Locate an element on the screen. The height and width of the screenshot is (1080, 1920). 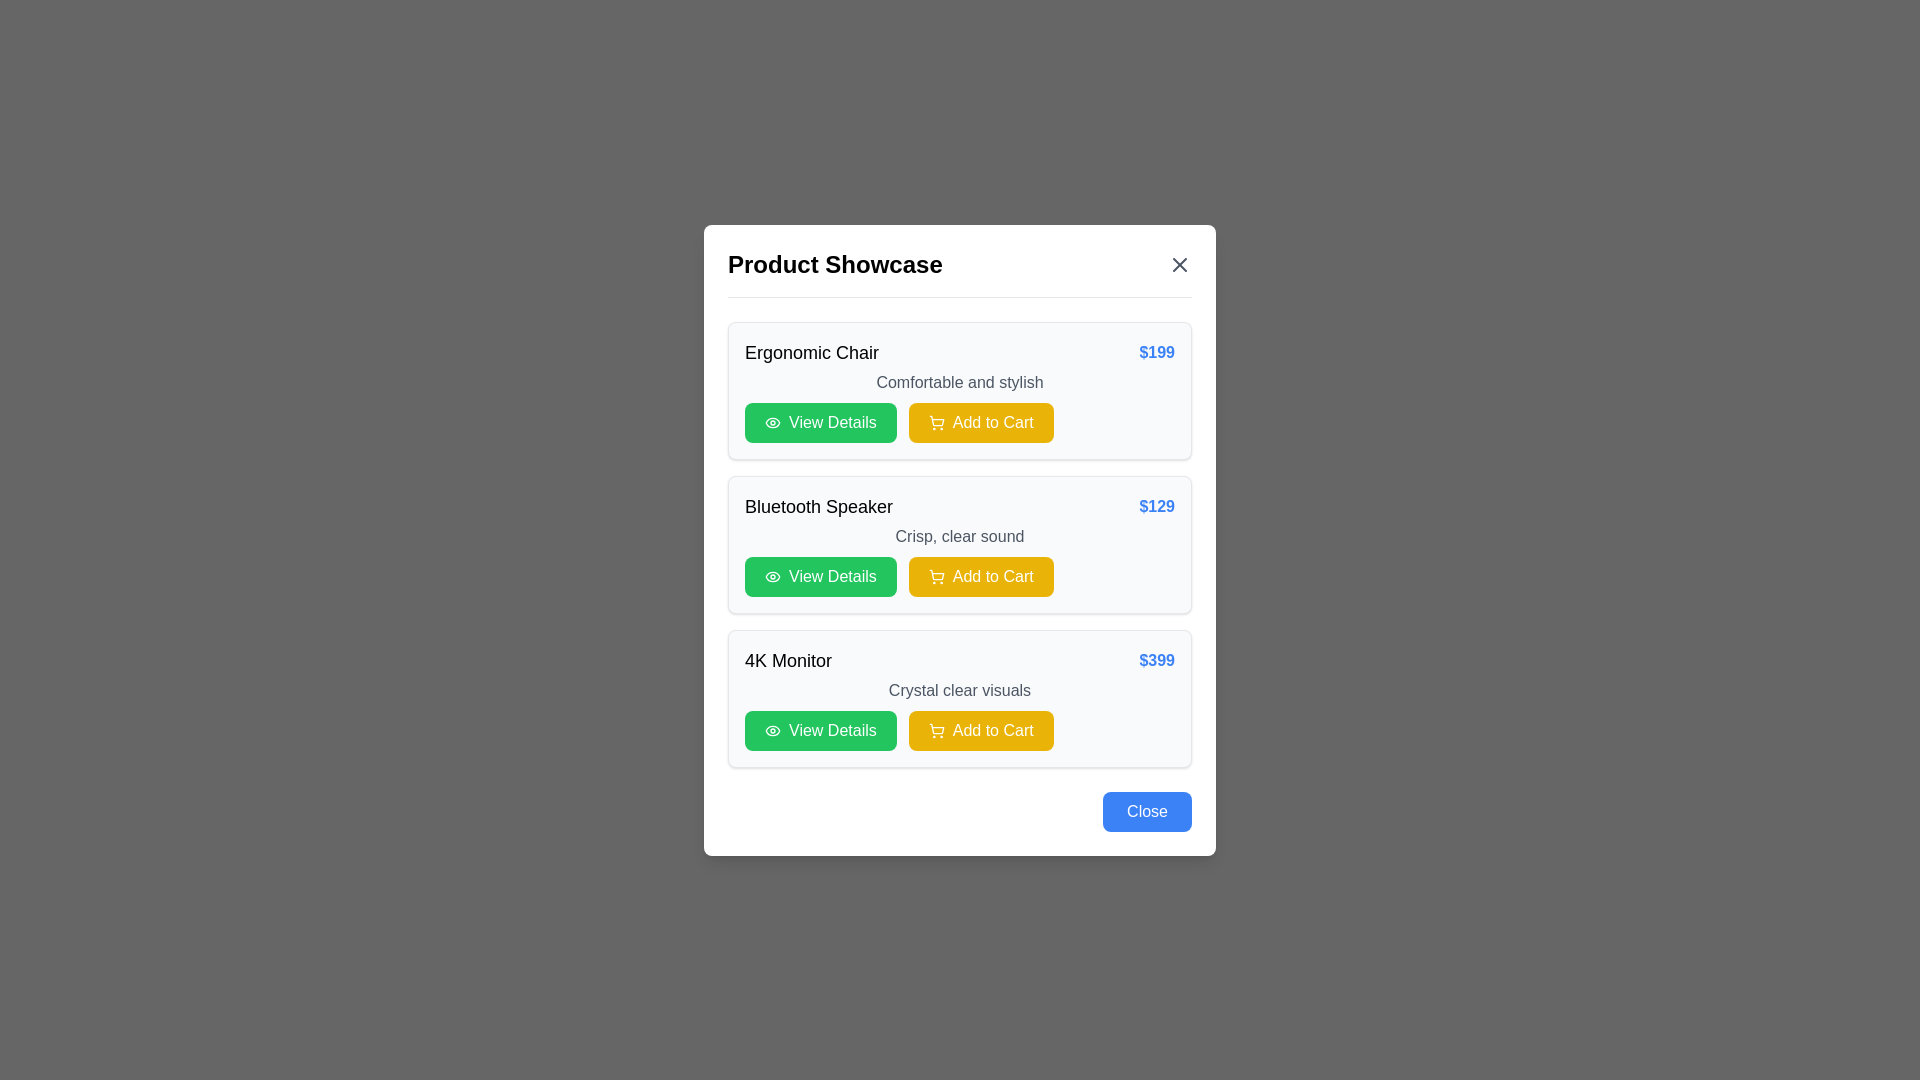
the close button located in the top-right corner of the modal window, aligned with the 'Product Showcase' text is located at coordinates (1180, 263).